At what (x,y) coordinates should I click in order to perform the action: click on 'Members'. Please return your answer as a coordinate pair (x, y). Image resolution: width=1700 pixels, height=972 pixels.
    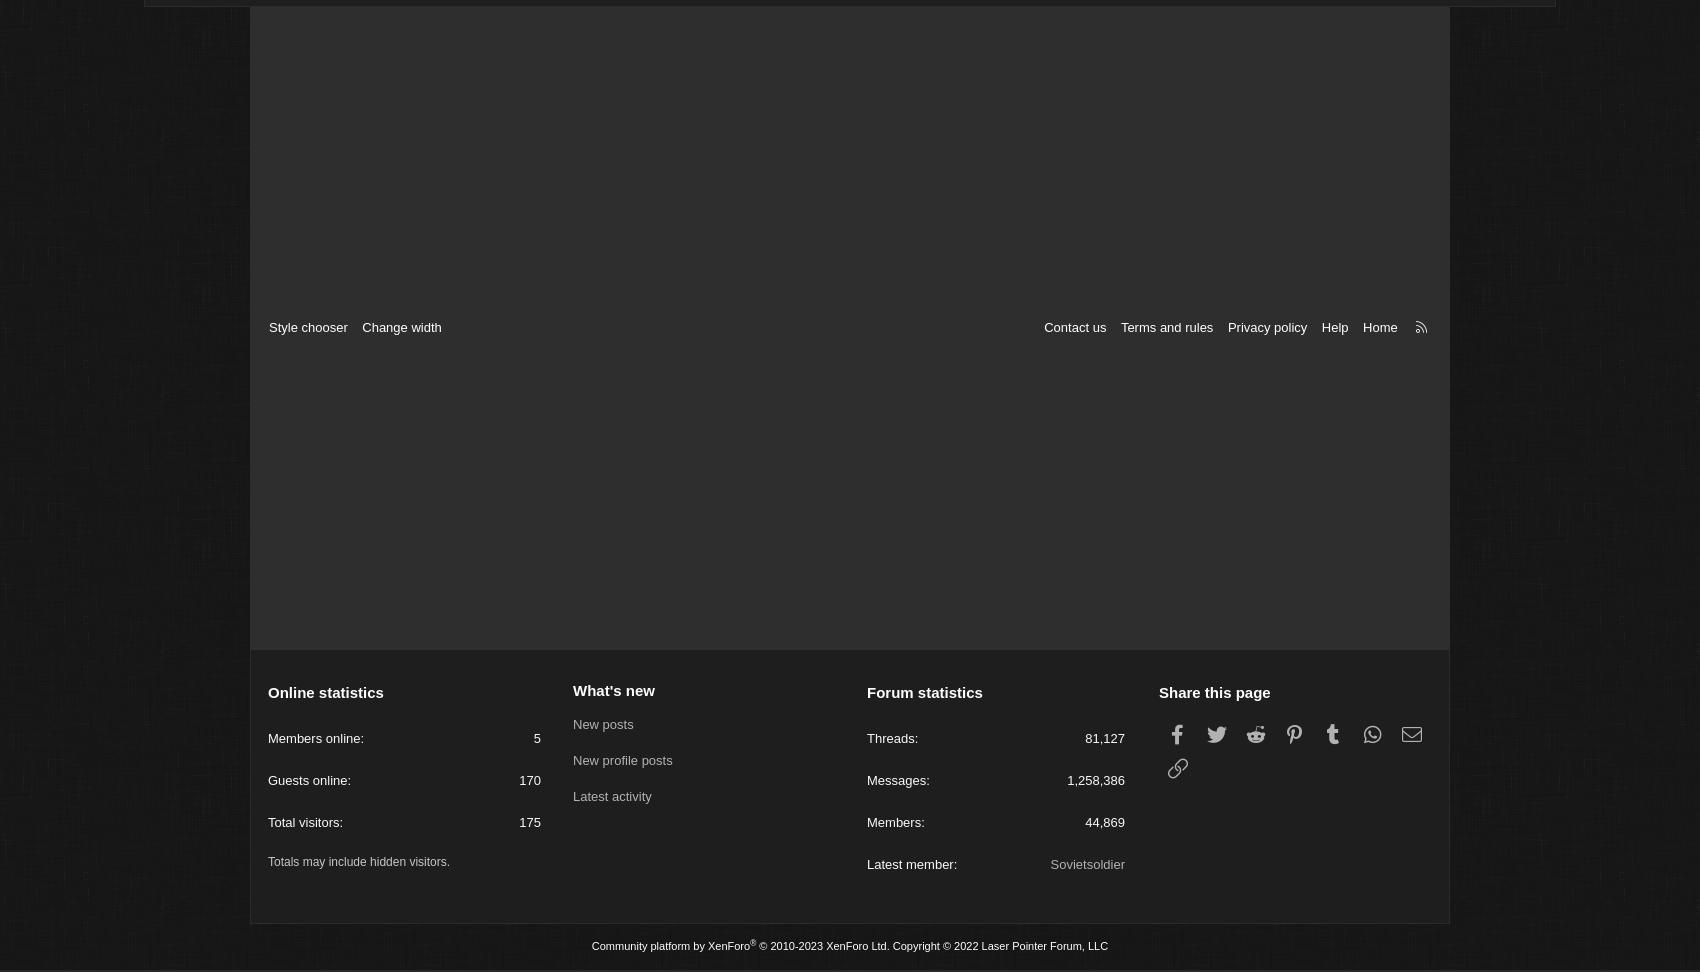
    Looking at the image, I should click on (867, 825).